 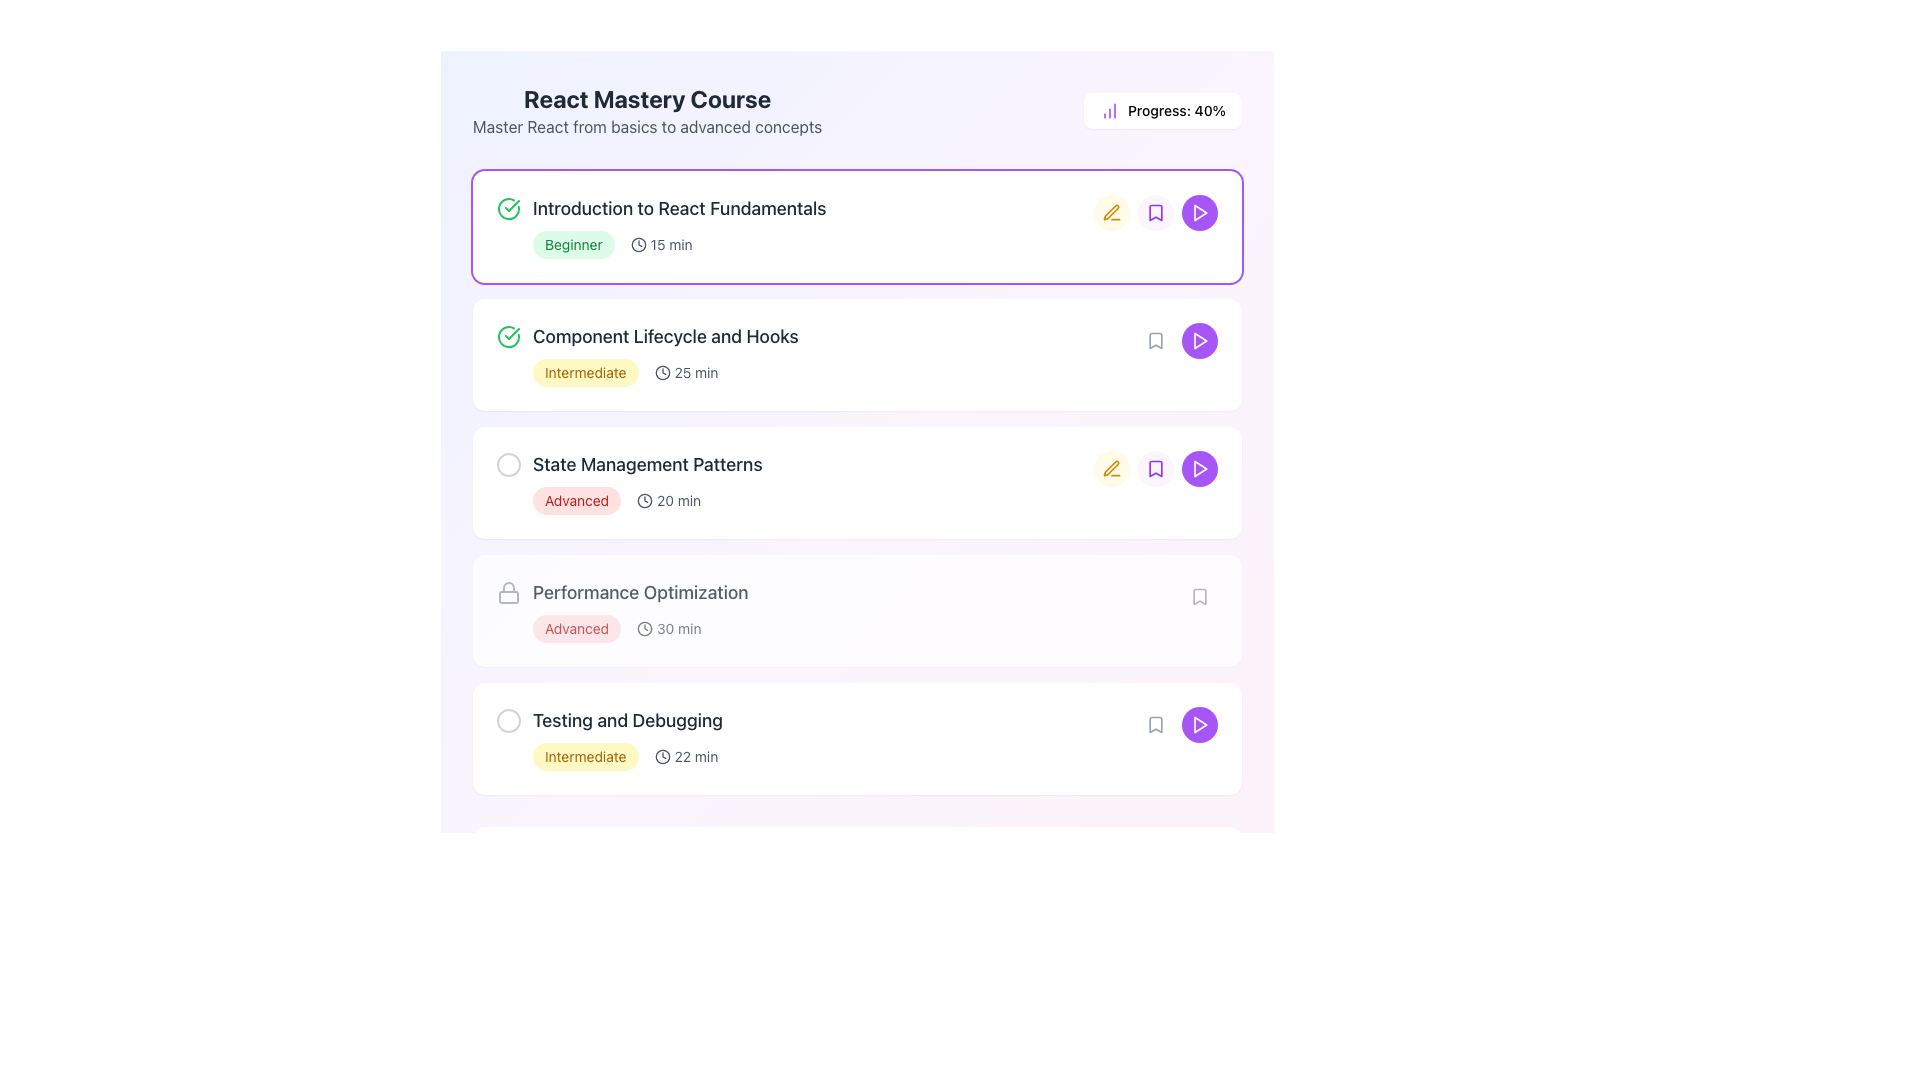 I want to click on the clock icon located to the left of the '15 min' text in the first item of the list, within the 'Introduction to React Fundamentals' card, to focus on it, so click(x=637, y=244).